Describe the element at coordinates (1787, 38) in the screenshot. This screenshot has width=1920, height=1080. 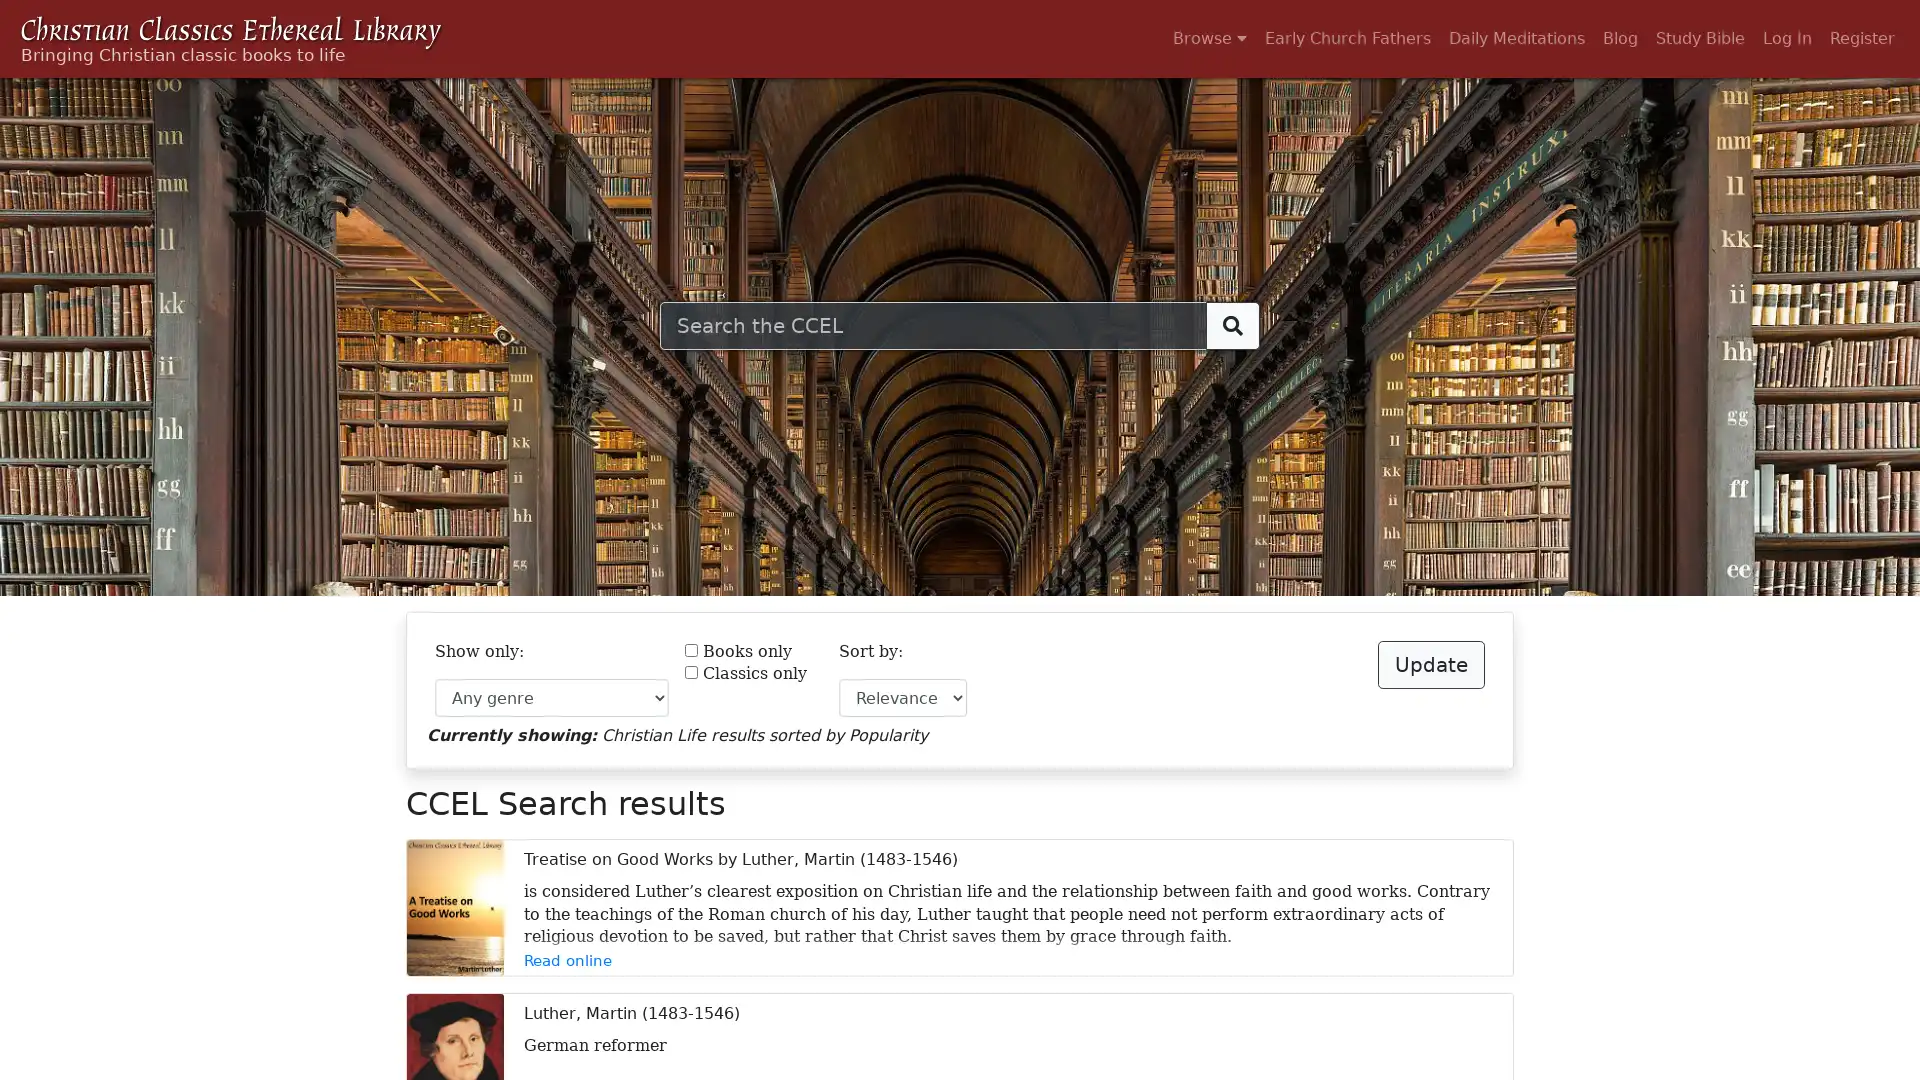
I see `Log In` at that location.